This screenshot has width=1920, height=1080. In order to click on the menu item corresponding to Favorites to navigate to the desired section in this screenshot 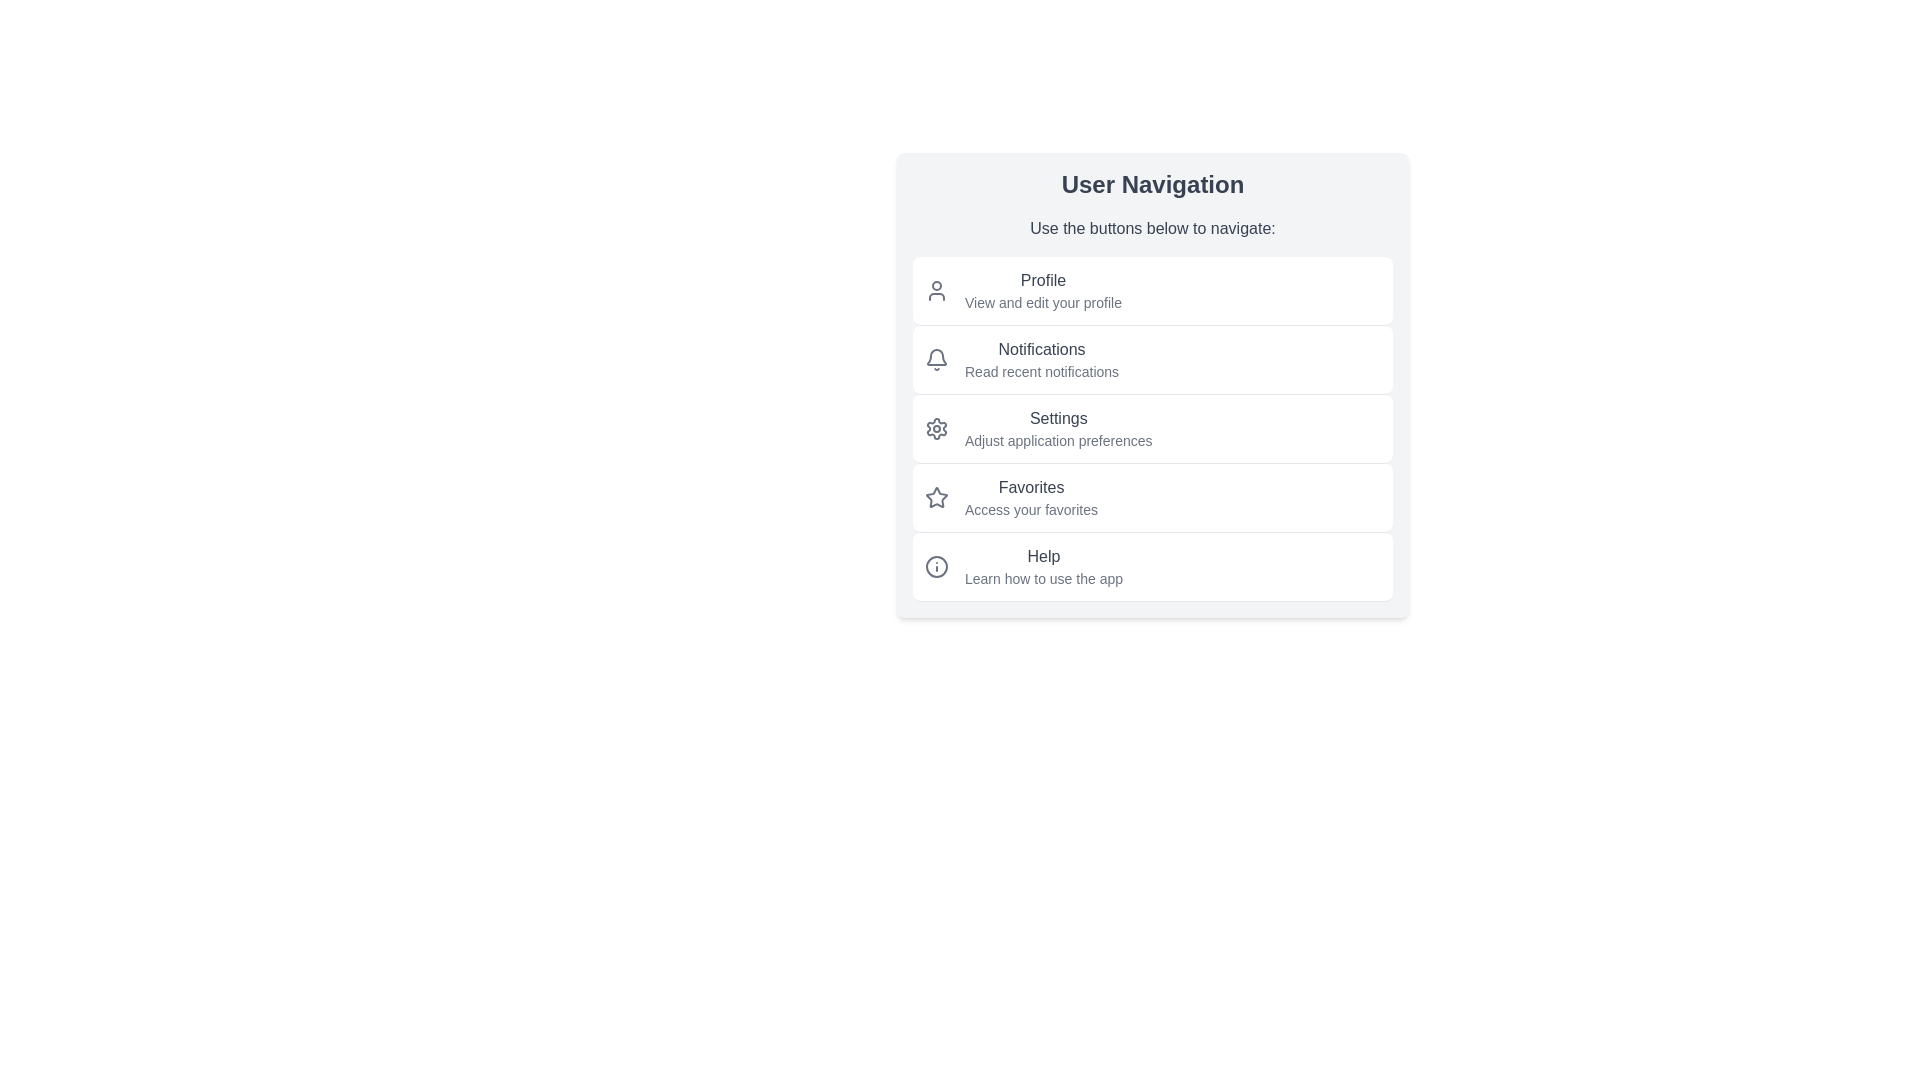, I will do `click(1152, 496)`.